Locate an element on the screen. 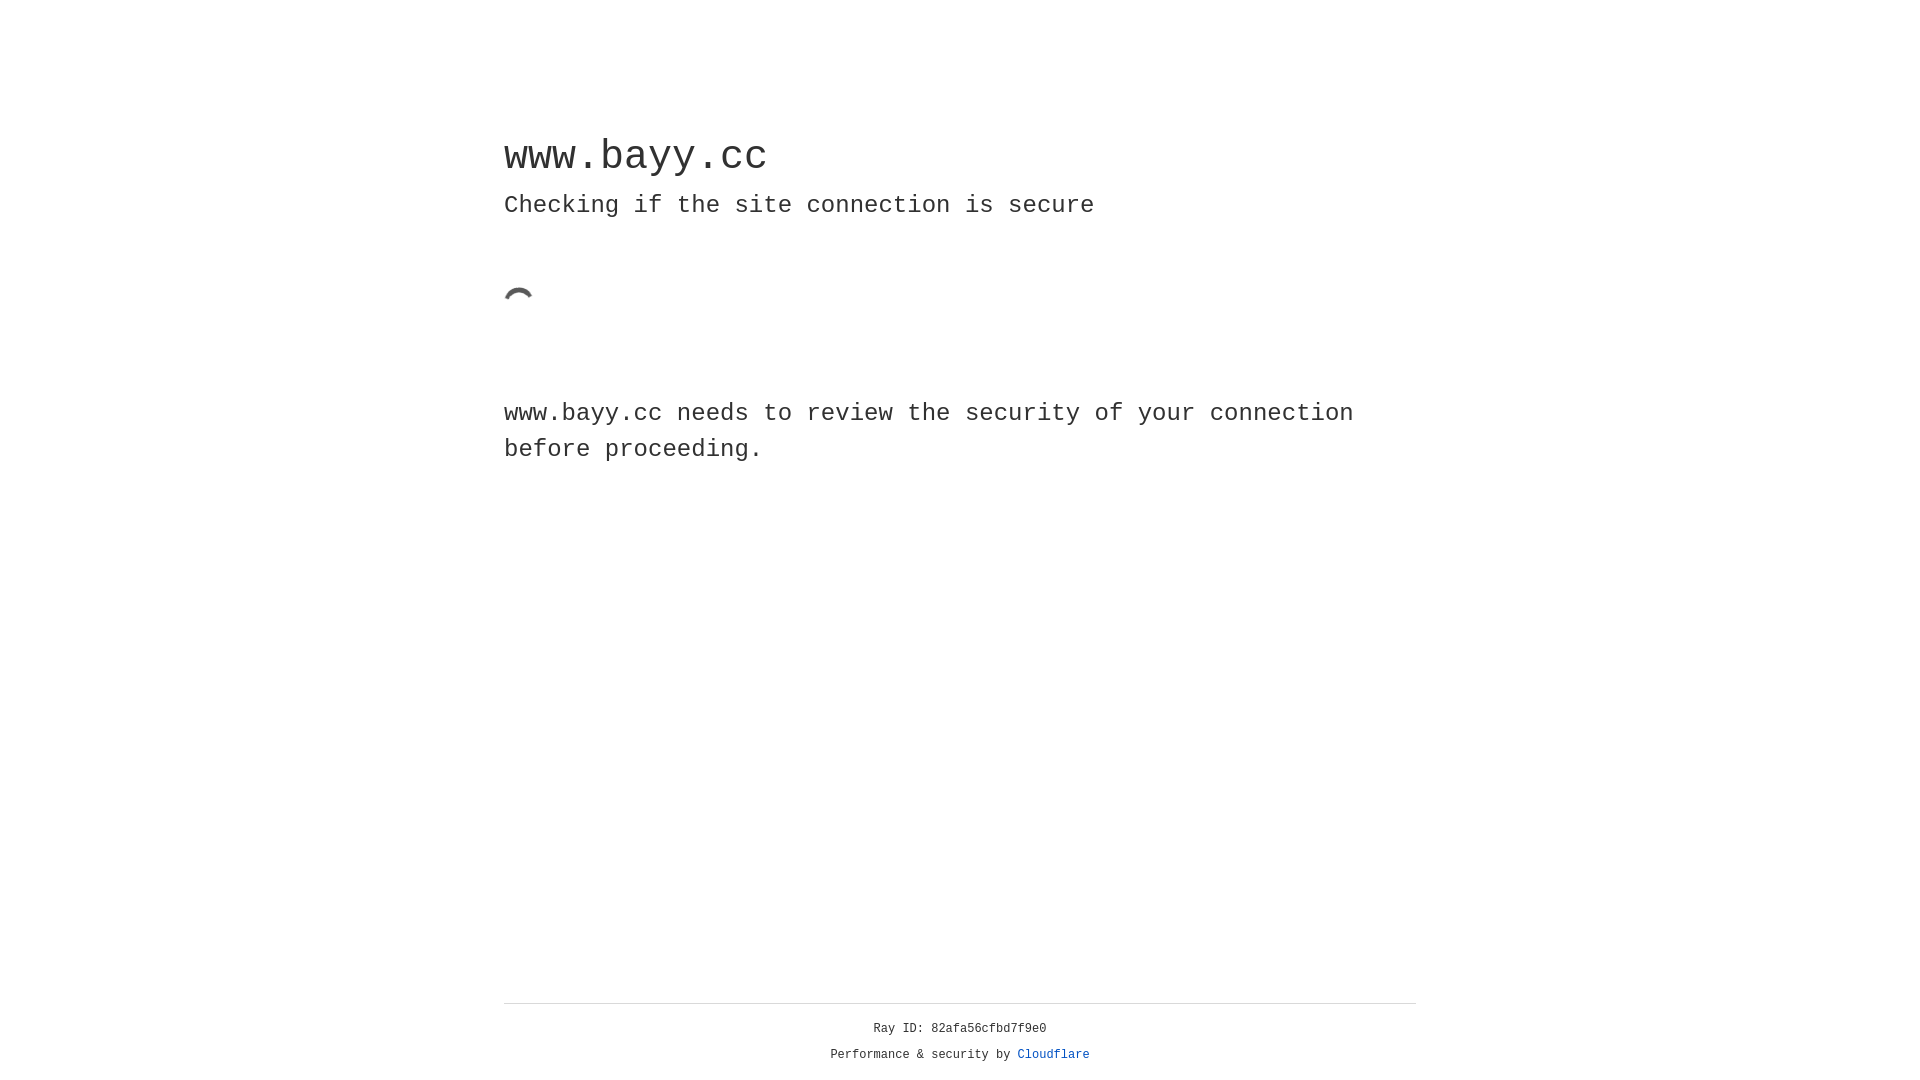  'Cloudflare' is located at coordinates (1053, 1054).